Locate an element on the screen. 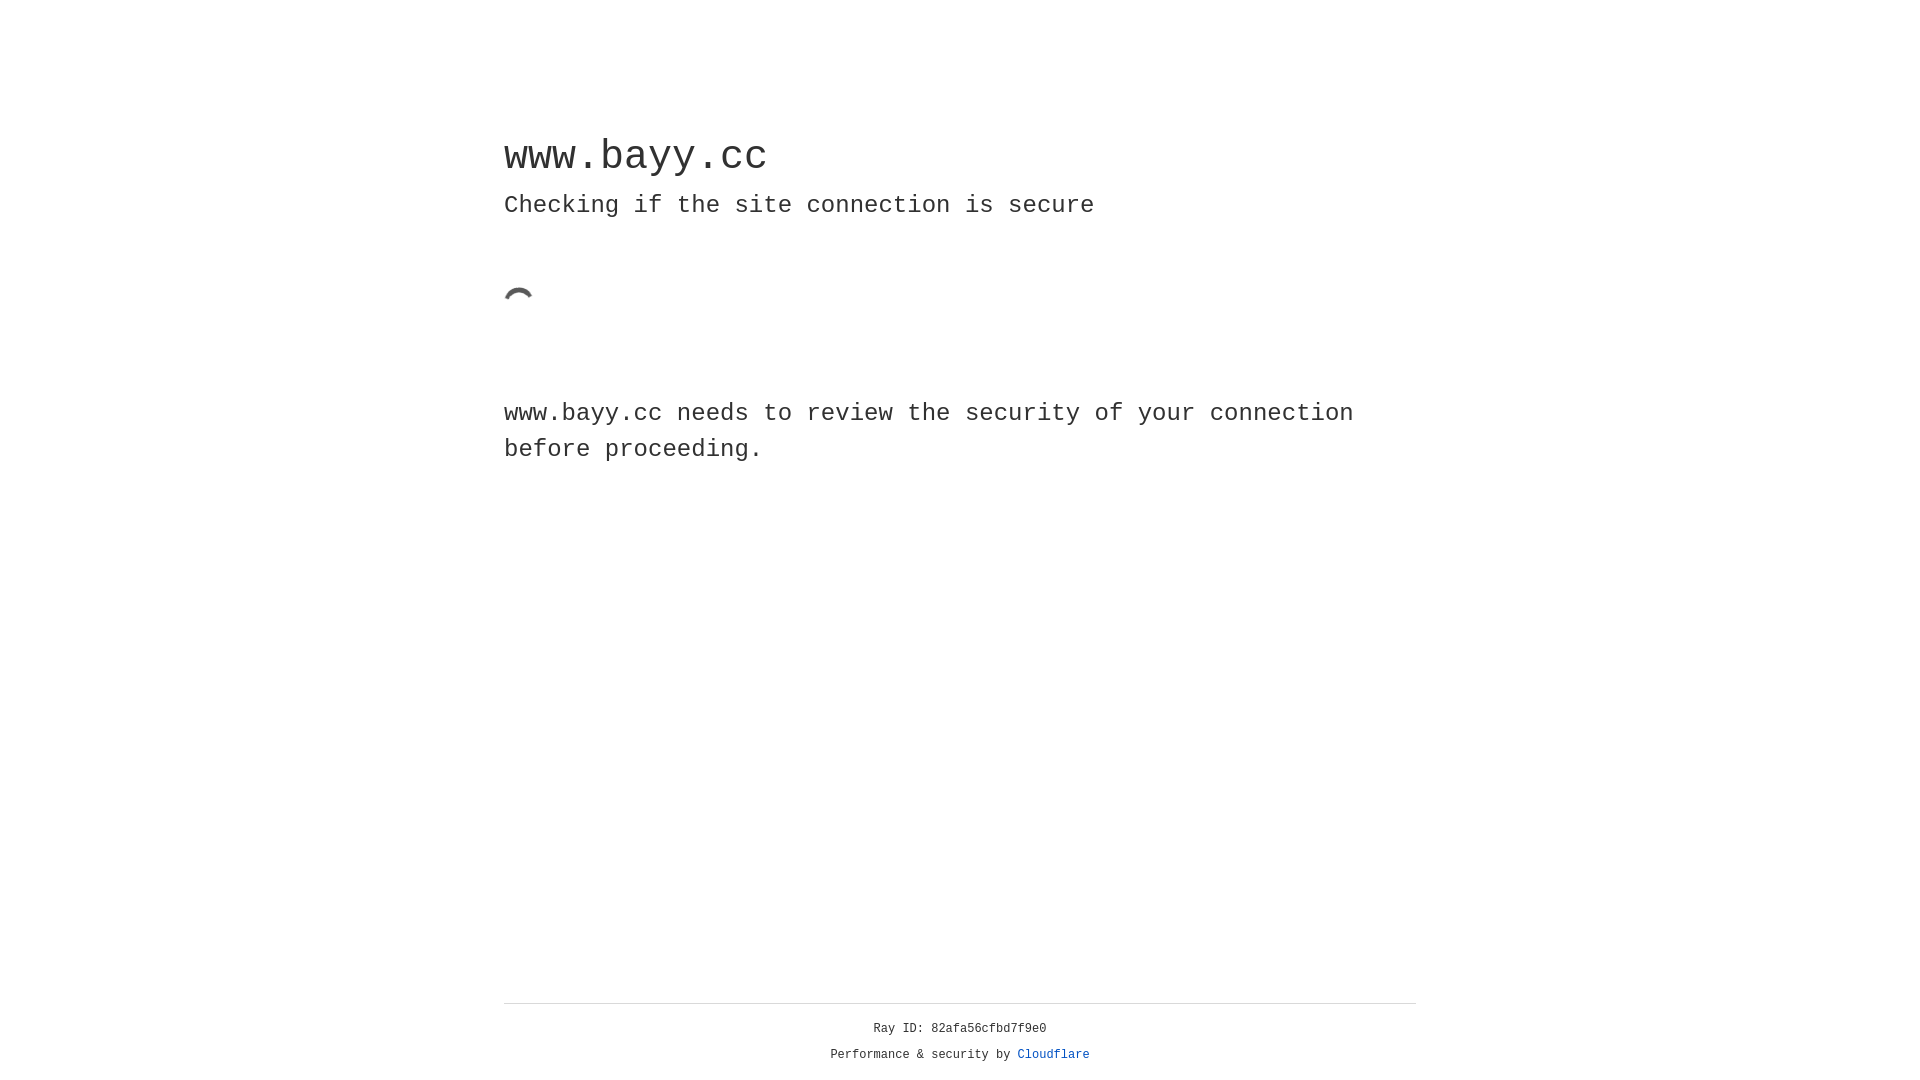  'Cloudflare' is located at coordinates (1053, 1054).